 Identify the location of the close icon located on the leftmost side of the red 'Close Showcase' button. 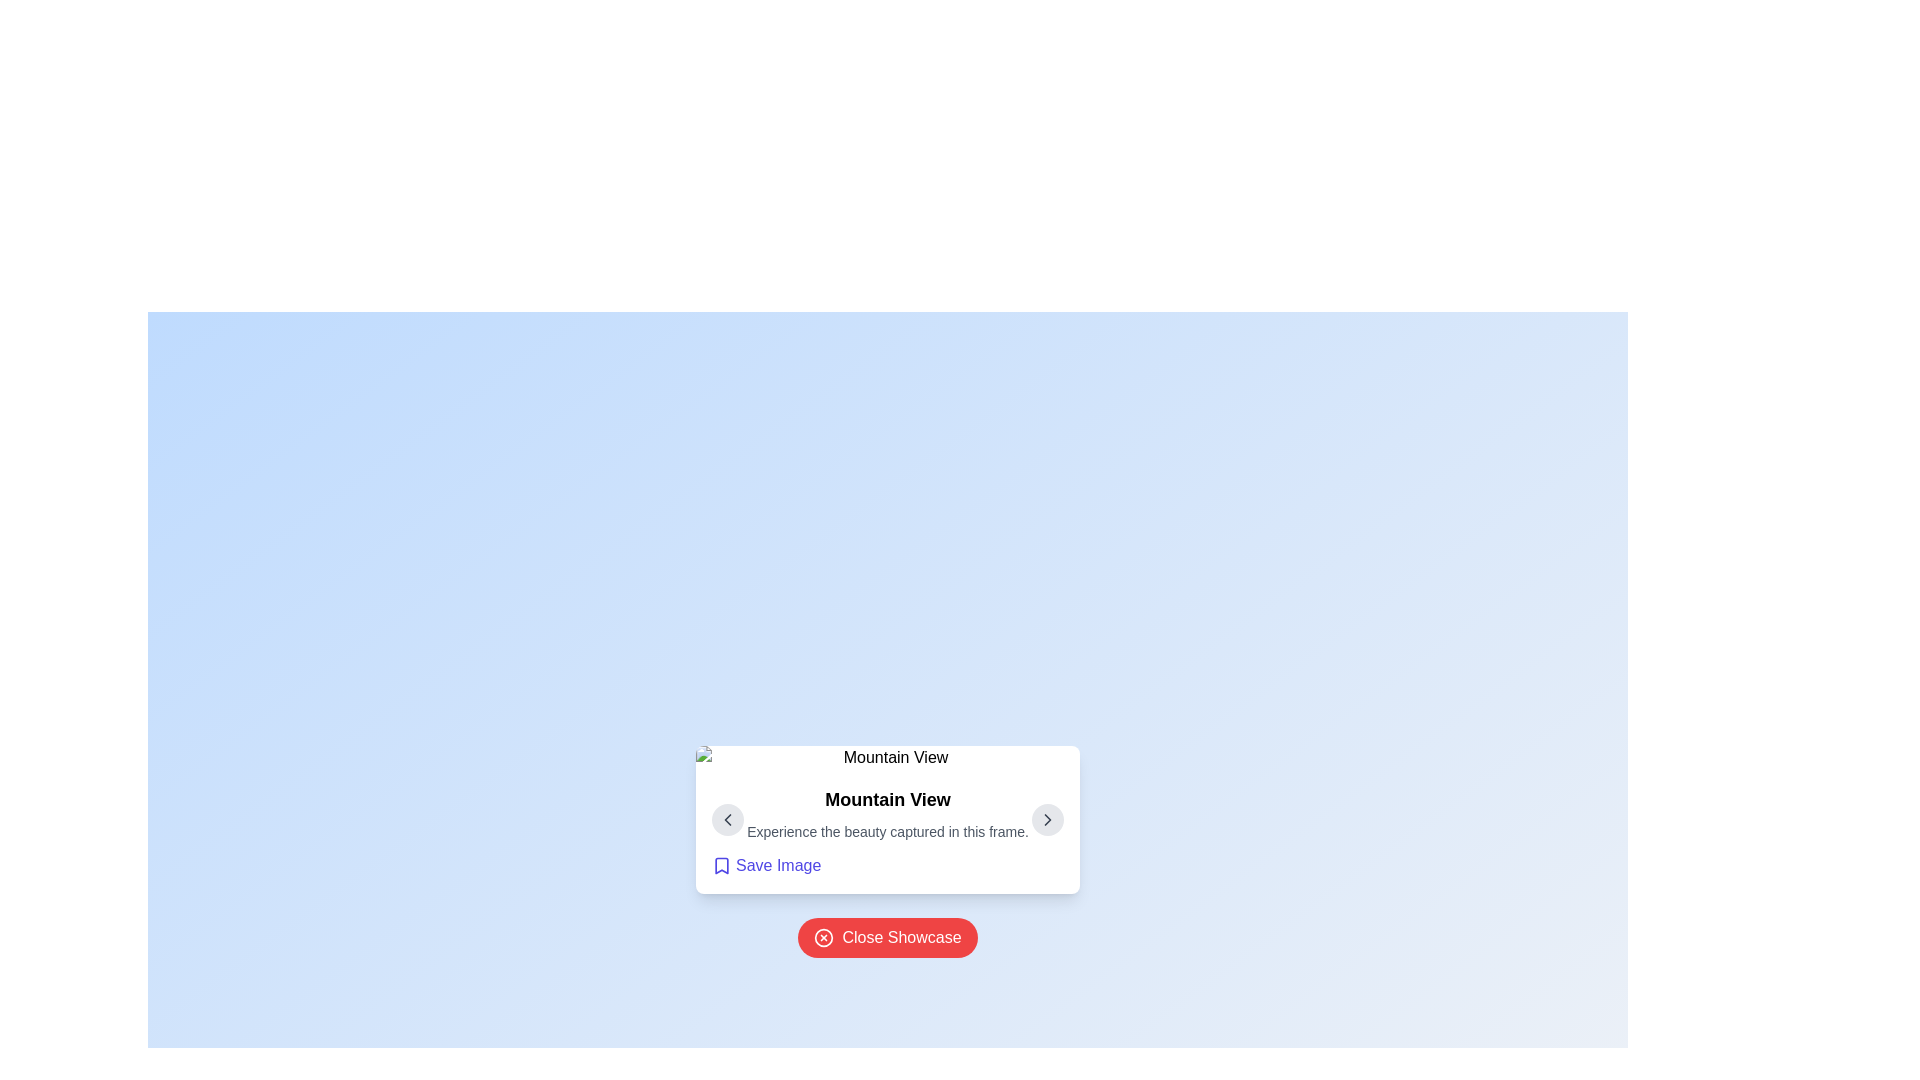
(824, 937).